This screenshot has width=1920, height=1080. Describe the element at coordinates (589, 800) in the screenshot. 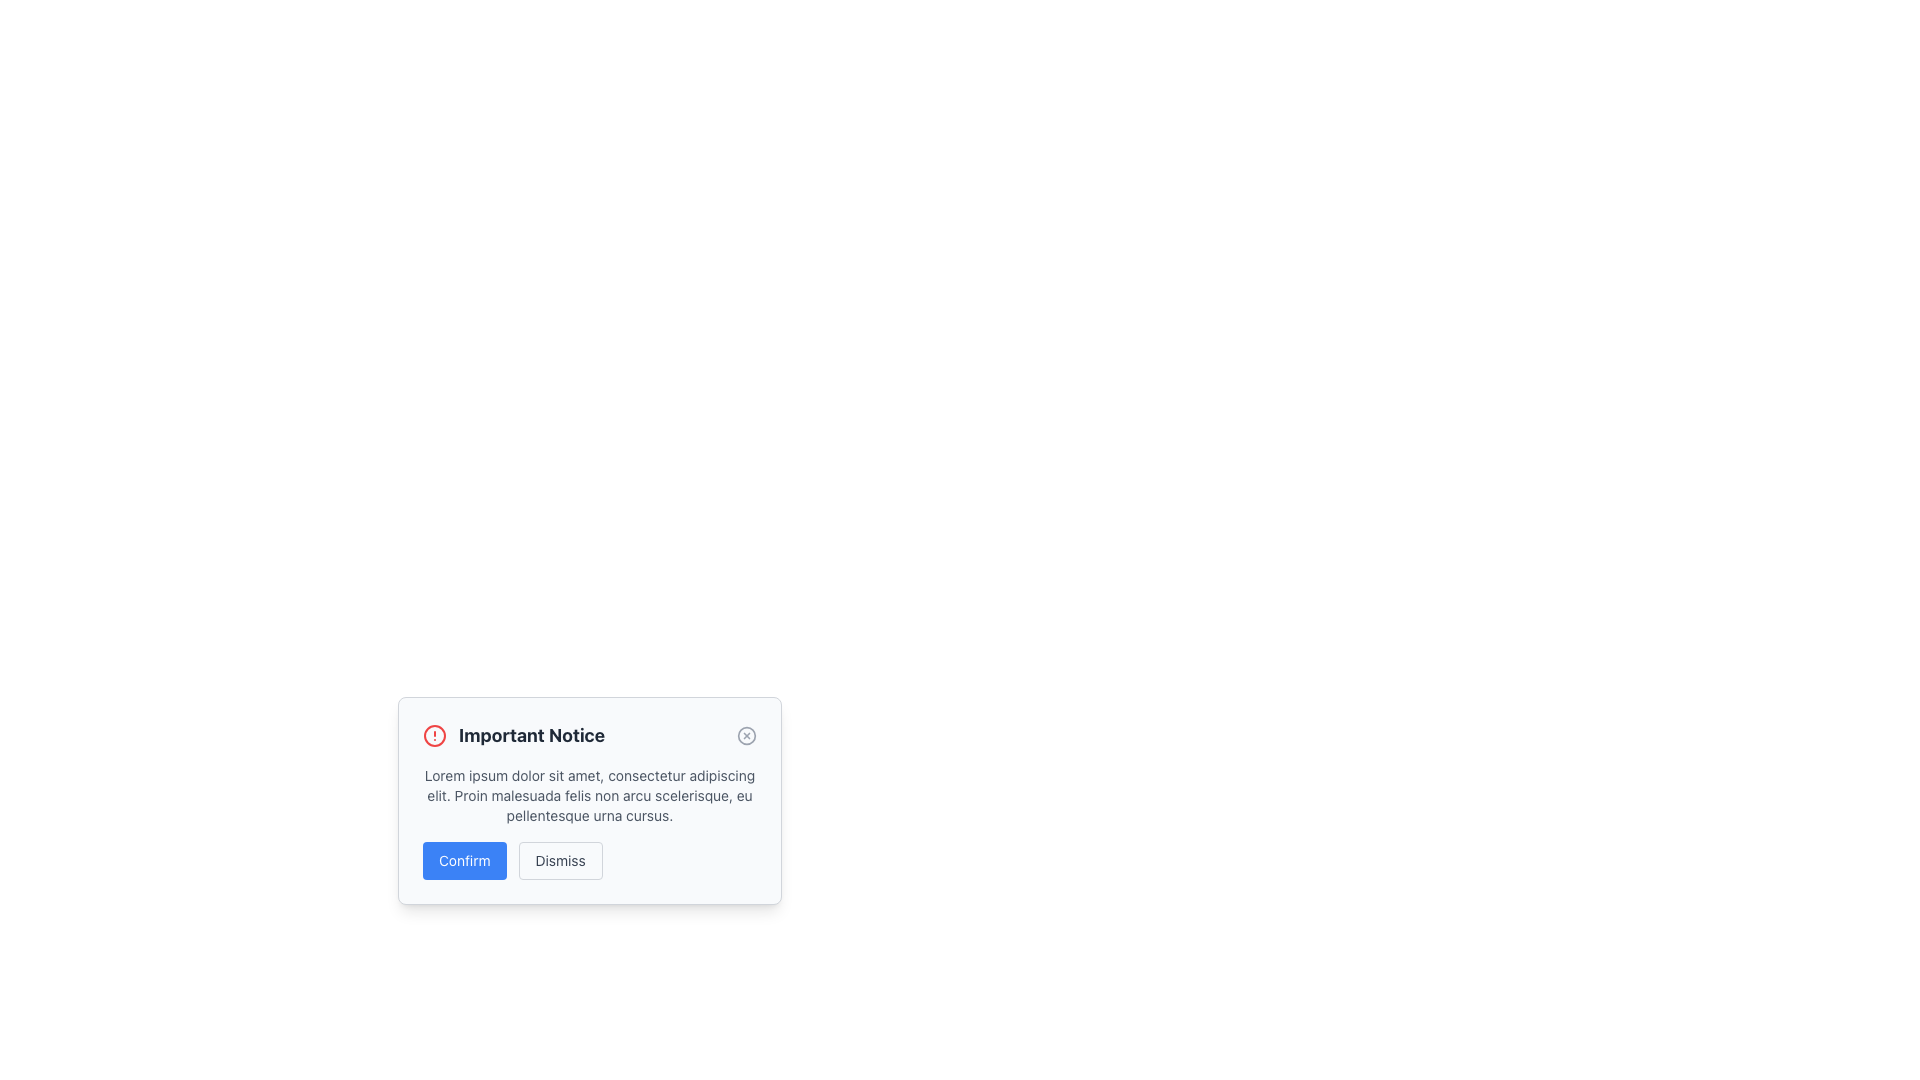

I see `the Modal/Dialog Box titled 'Important Notice', which contains a prominent heading, descriptive text, and action buttons` at that location.